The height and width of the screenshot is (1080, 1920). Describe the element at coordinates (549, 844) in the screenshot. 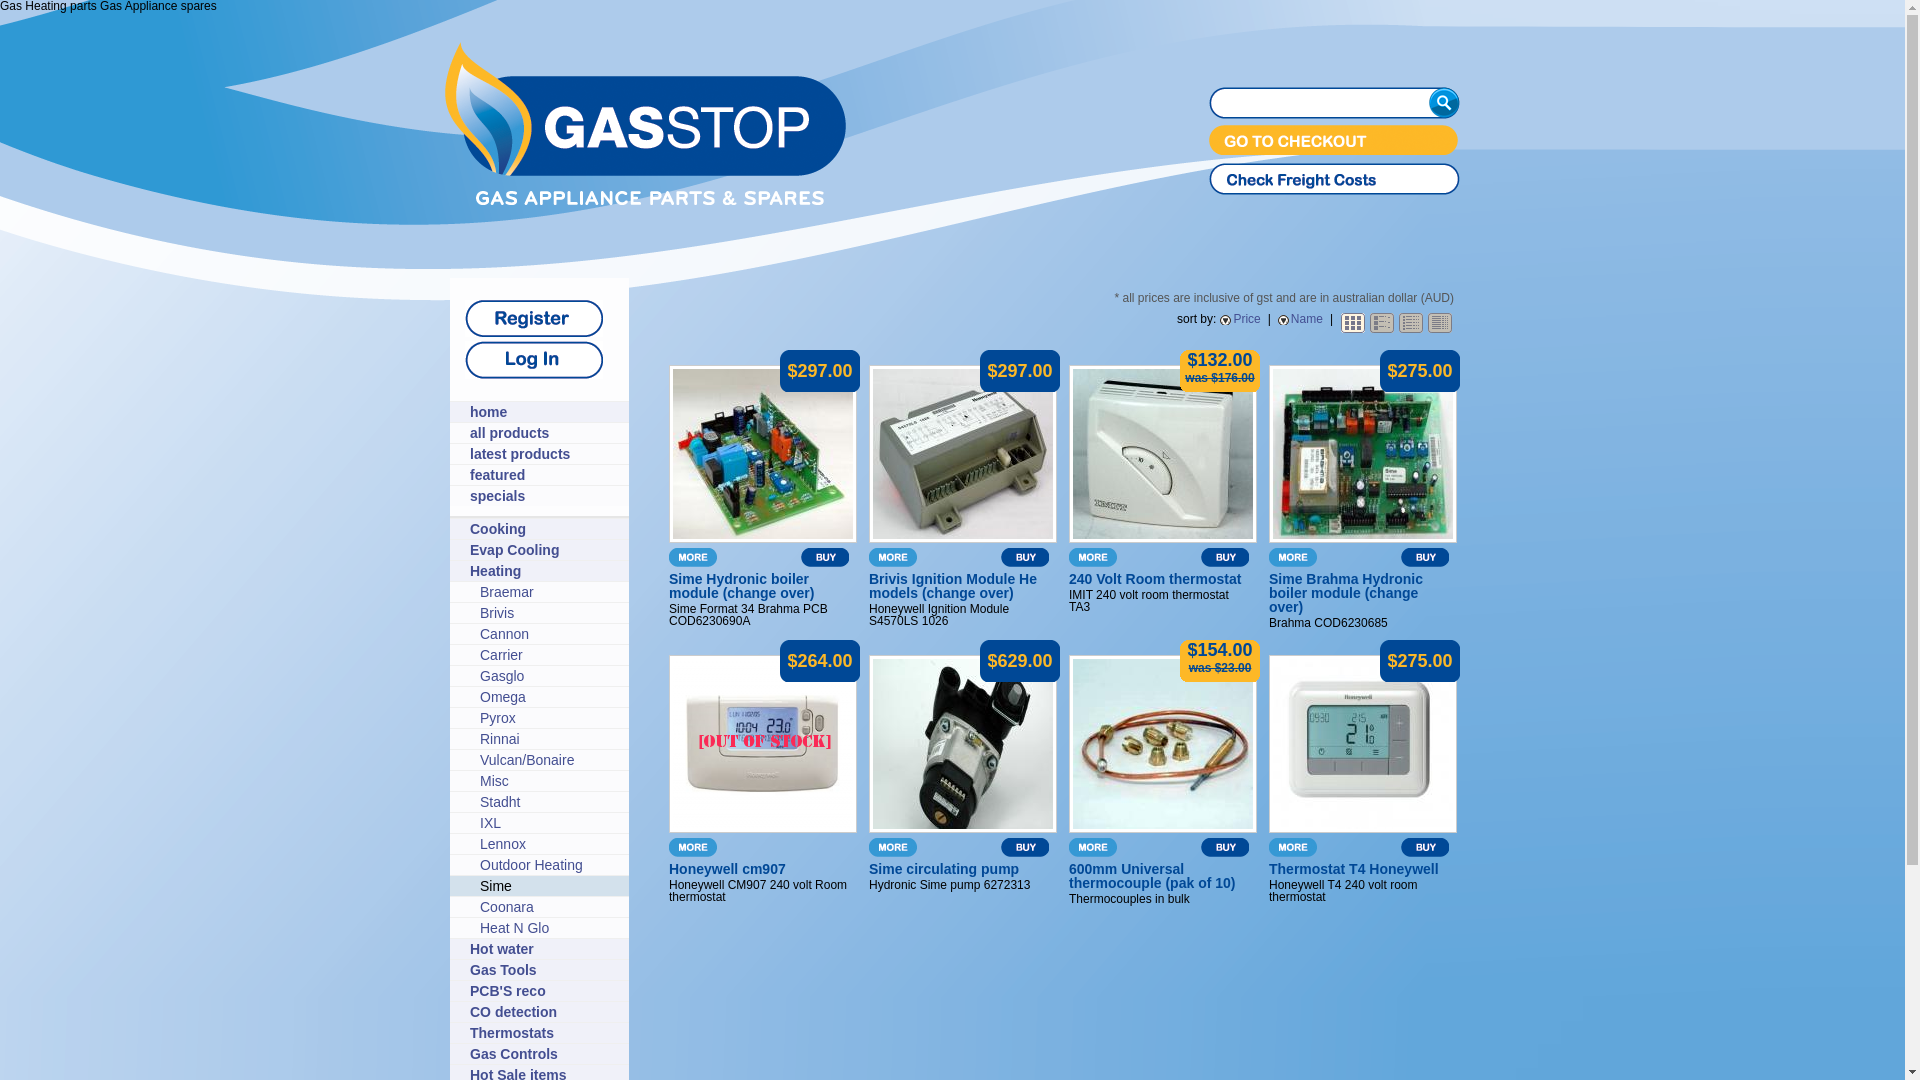

I see `'Lennox'` at that location.